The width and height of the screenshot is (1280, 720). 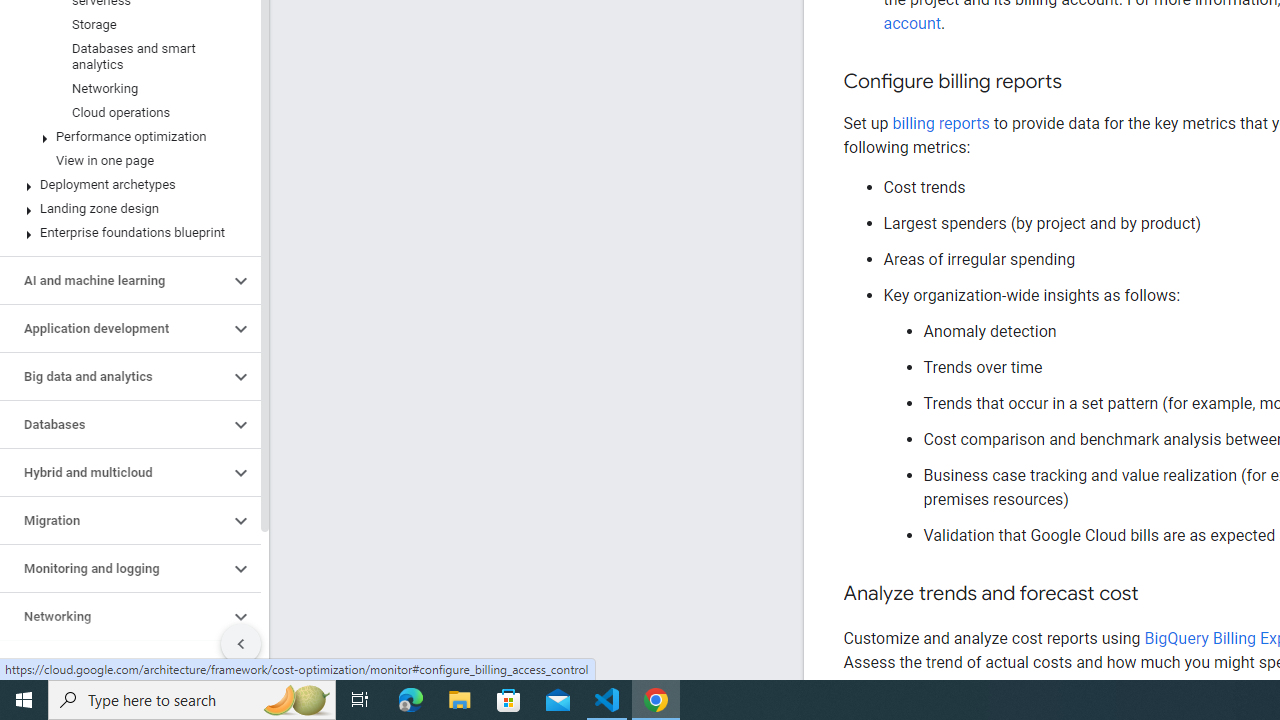 I want to click on 'Hide side navigation', so click(x=240, y=644).